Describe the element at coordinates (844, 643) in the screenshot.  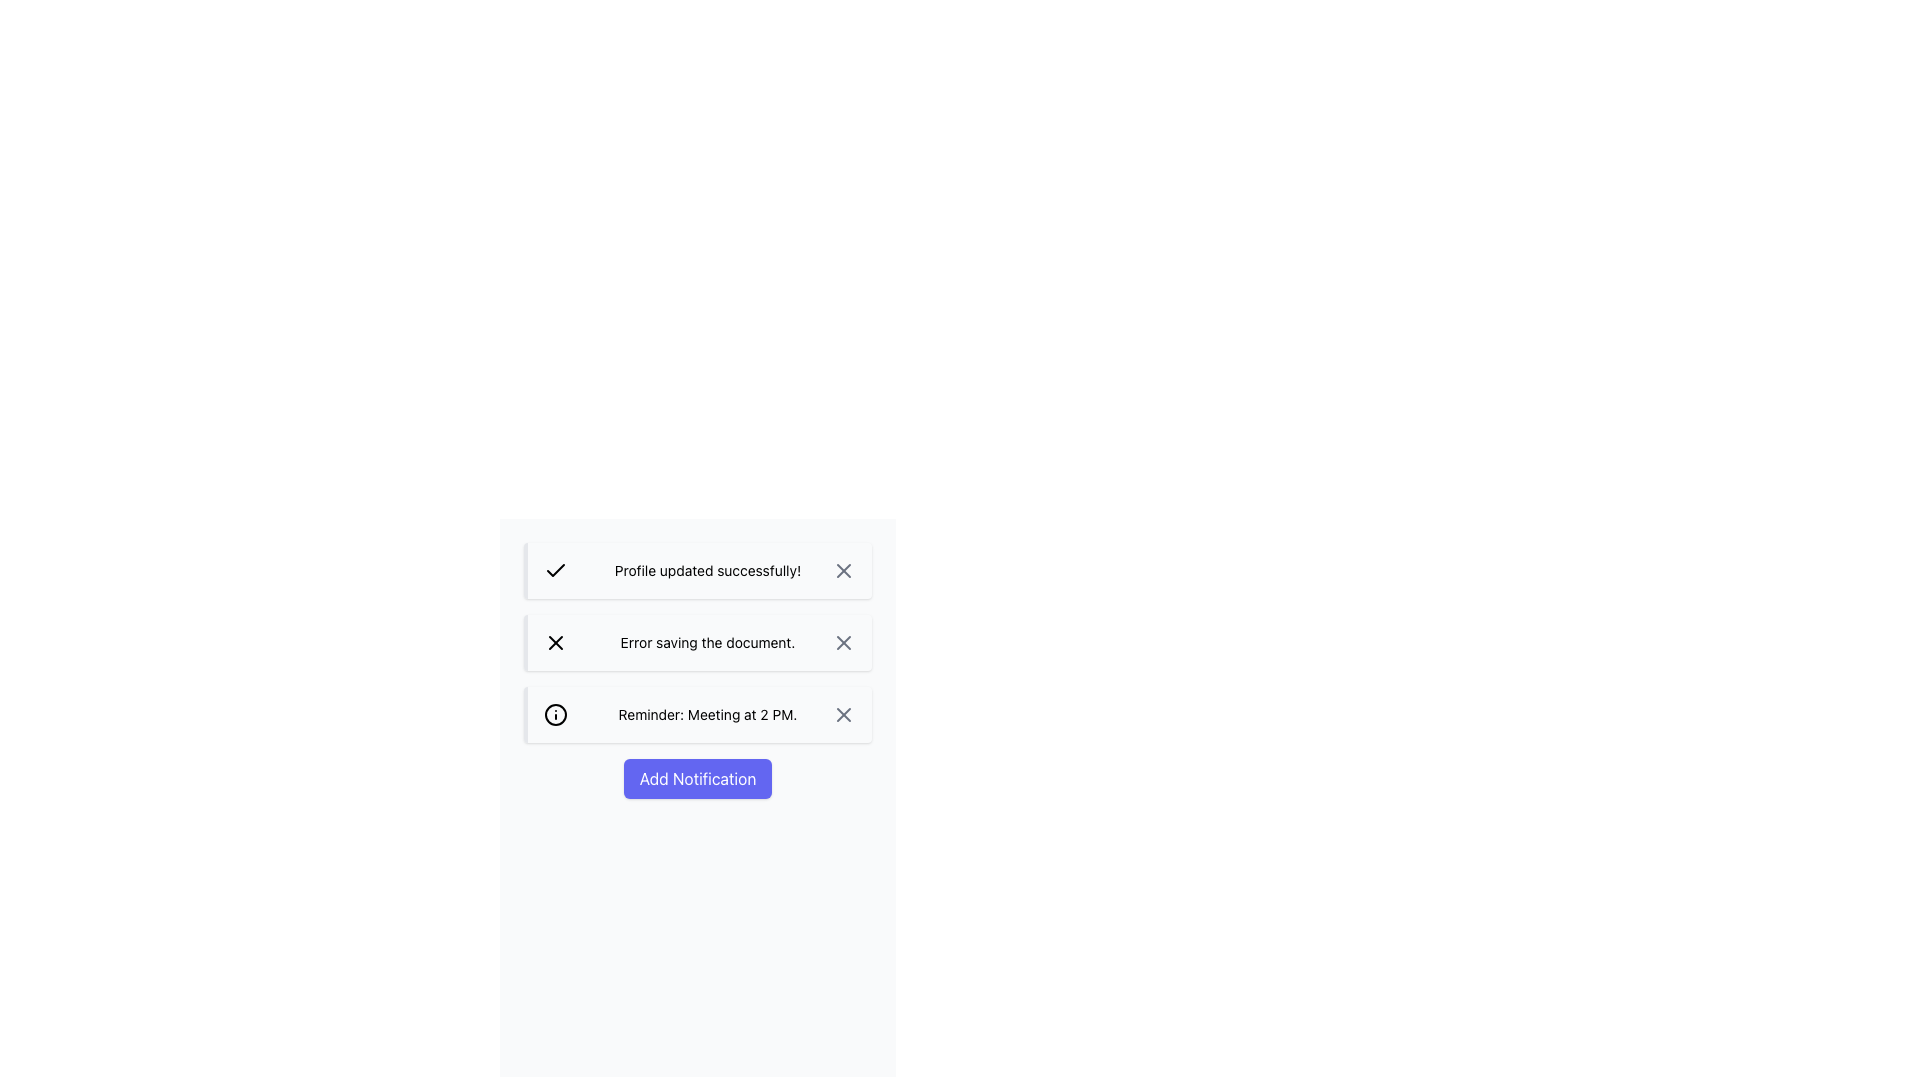
I see `the close button icon that resembles an 'X', located to the right of the notification message 'Error saving the document.', to change its color` at that location.